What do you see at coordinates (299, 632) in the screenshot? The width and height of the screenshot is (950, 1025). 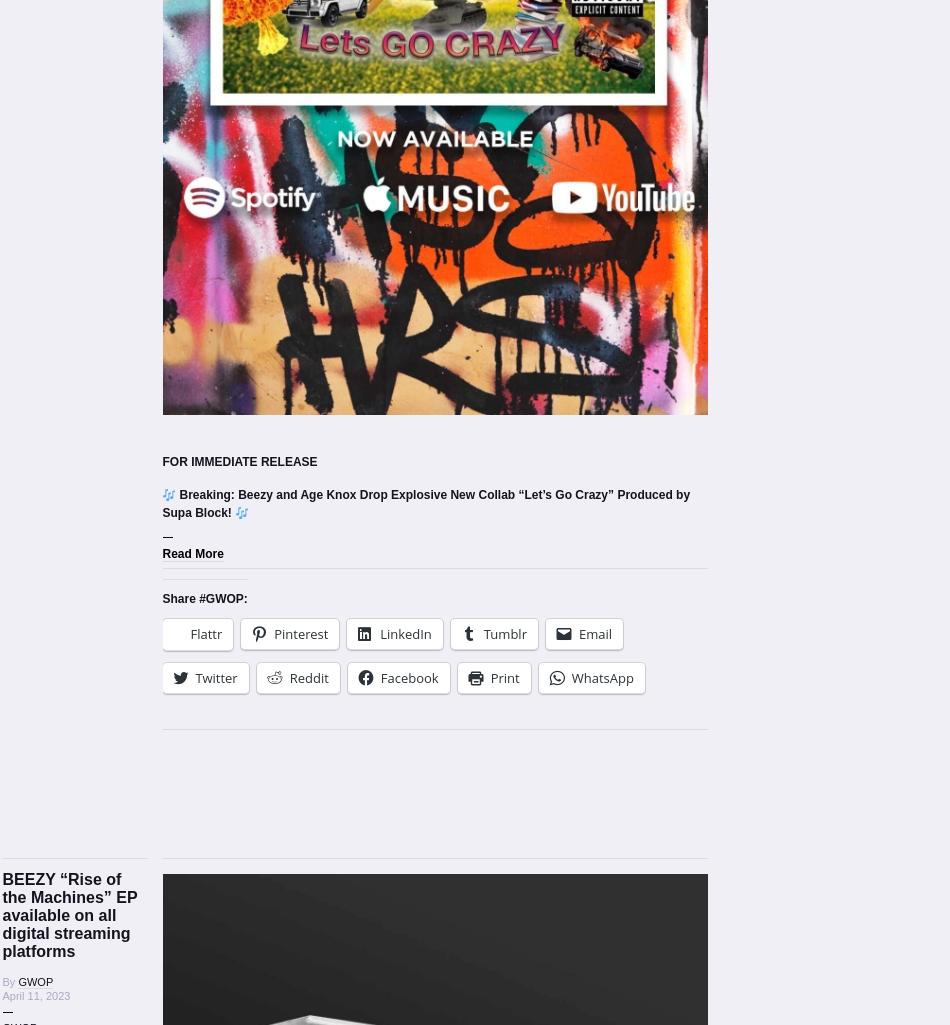 I see `'Pinterest'` at bounding box center [299, 632].